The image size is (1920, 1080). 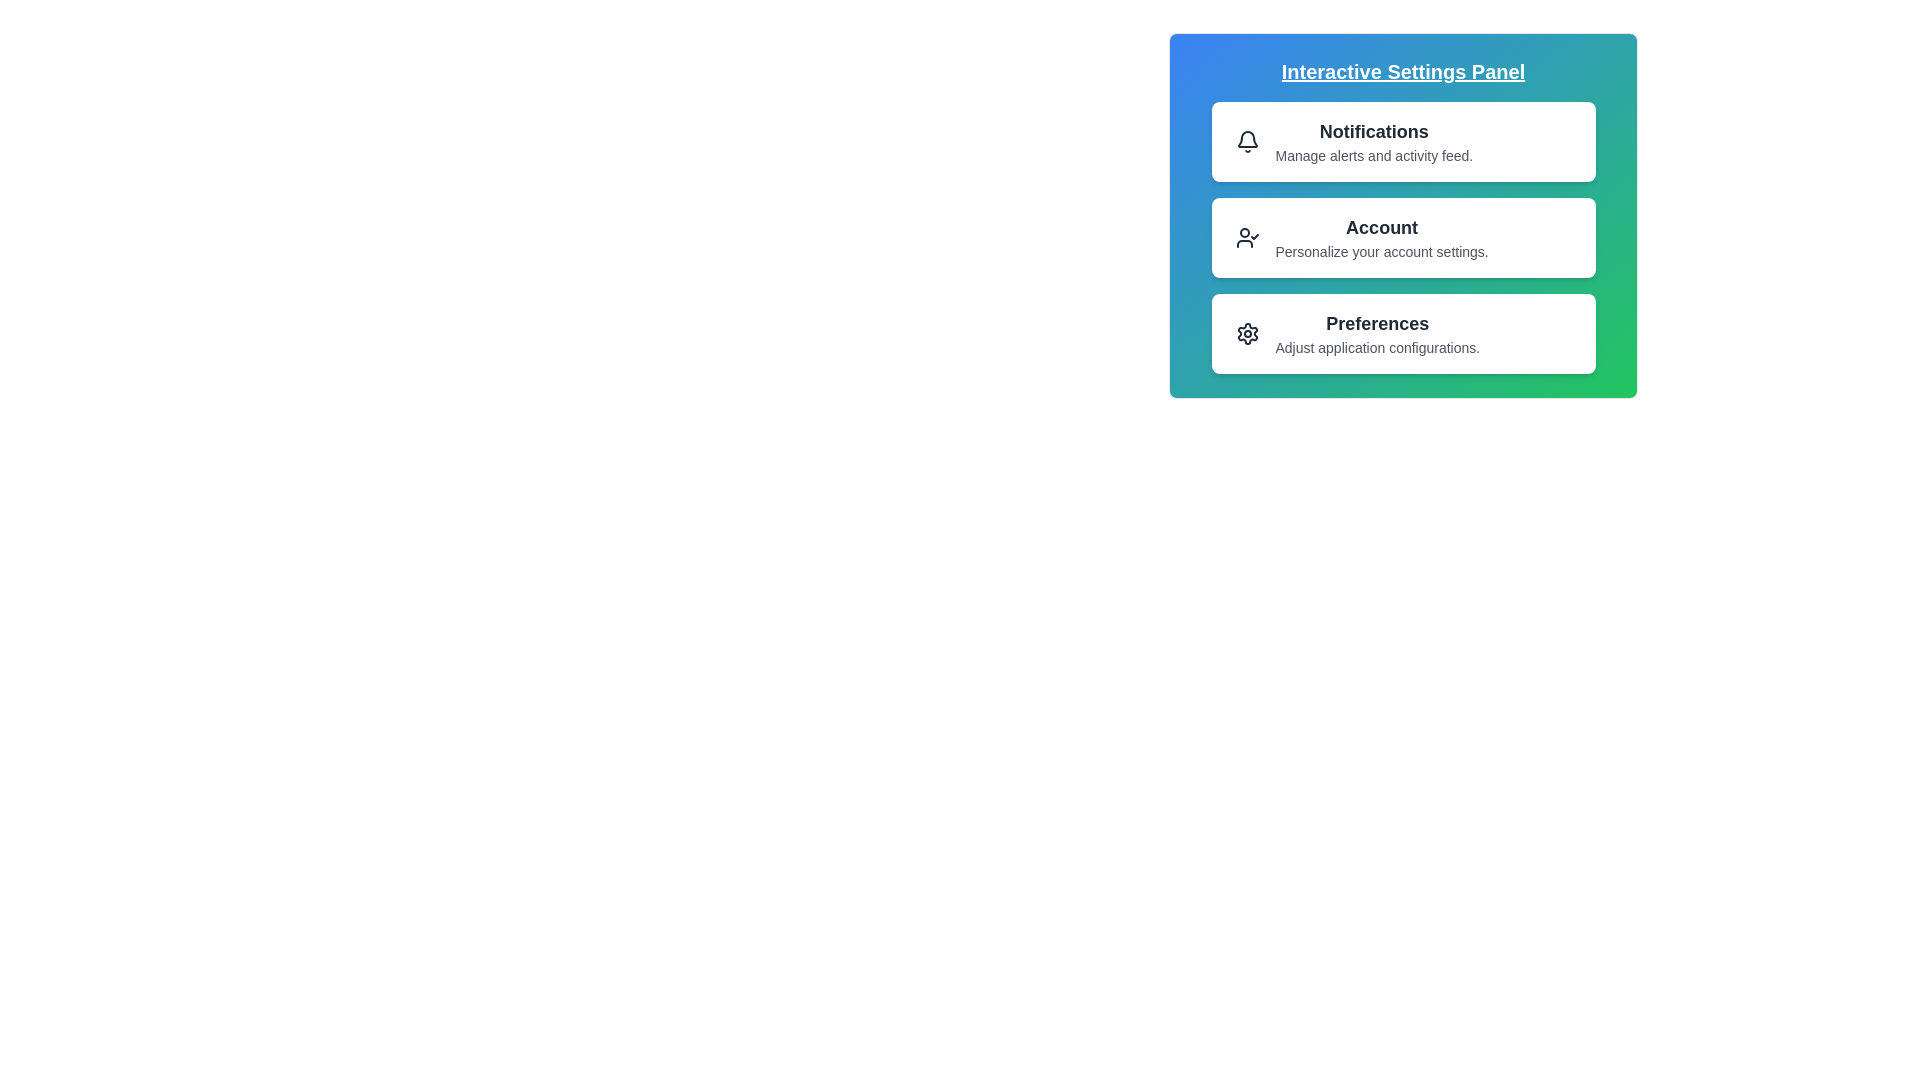 I want to click on the panel to inspect its background gradient effect, so click(x=1402, y=216).